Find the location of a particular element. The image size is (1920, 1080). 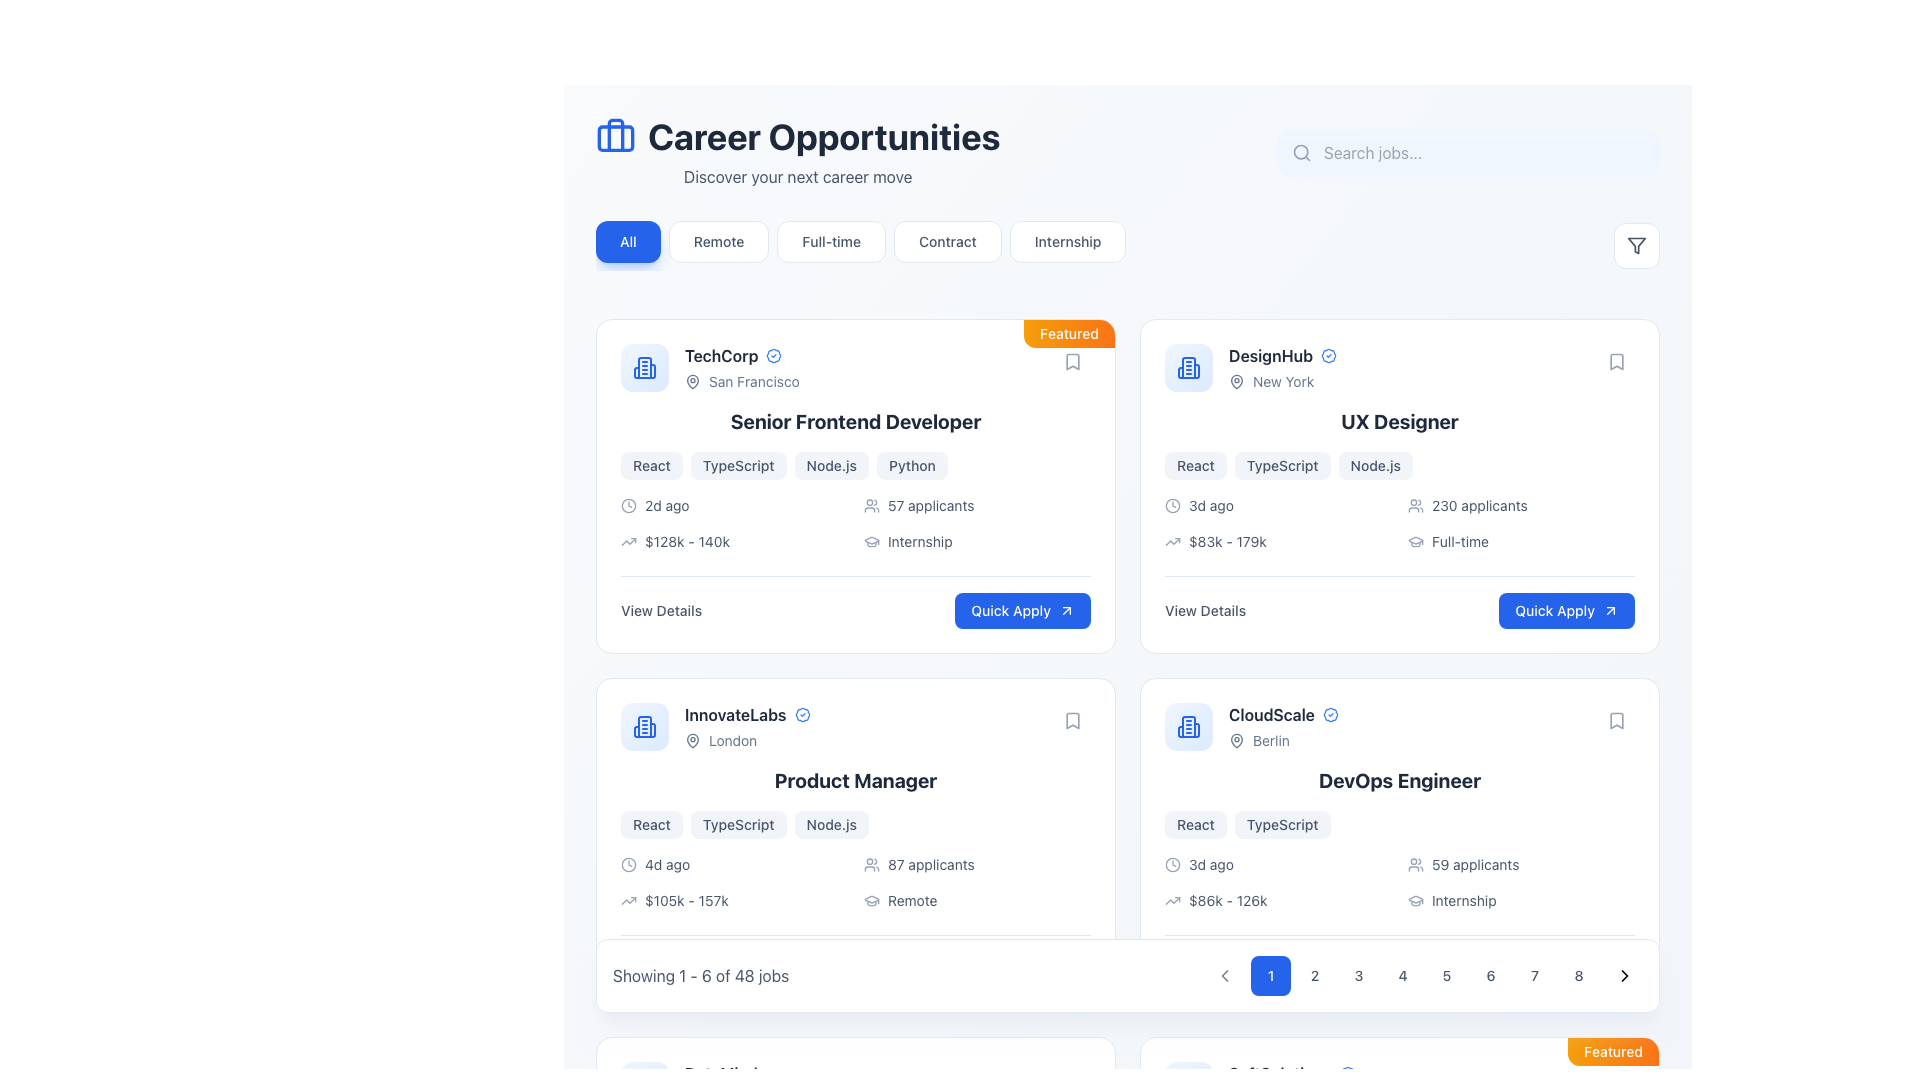

the job title text element located in the third card of the grid layout, situated below the company name and location details is located at coordinates (855, 779).